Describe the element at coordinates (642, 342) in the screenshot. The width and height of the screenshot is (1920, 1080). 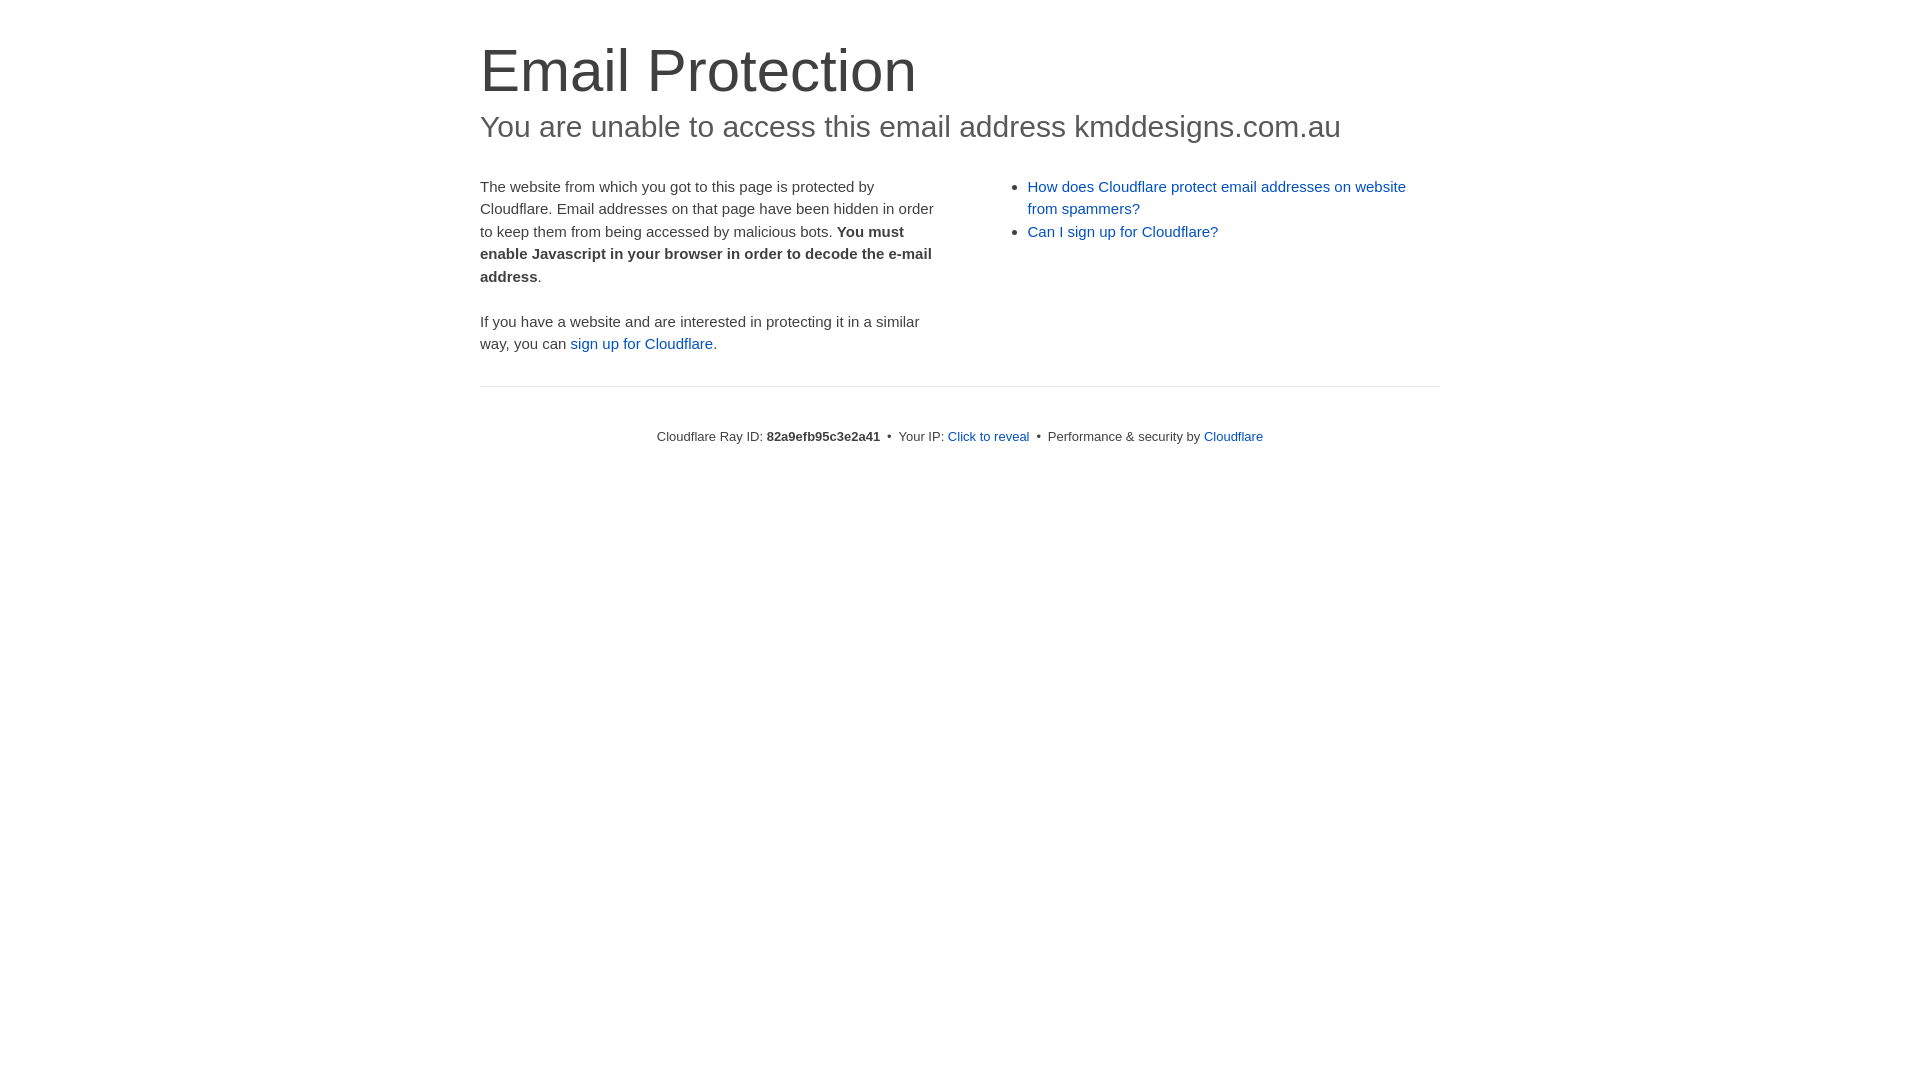
I see `'sign up for Cloudflare'` at that location.